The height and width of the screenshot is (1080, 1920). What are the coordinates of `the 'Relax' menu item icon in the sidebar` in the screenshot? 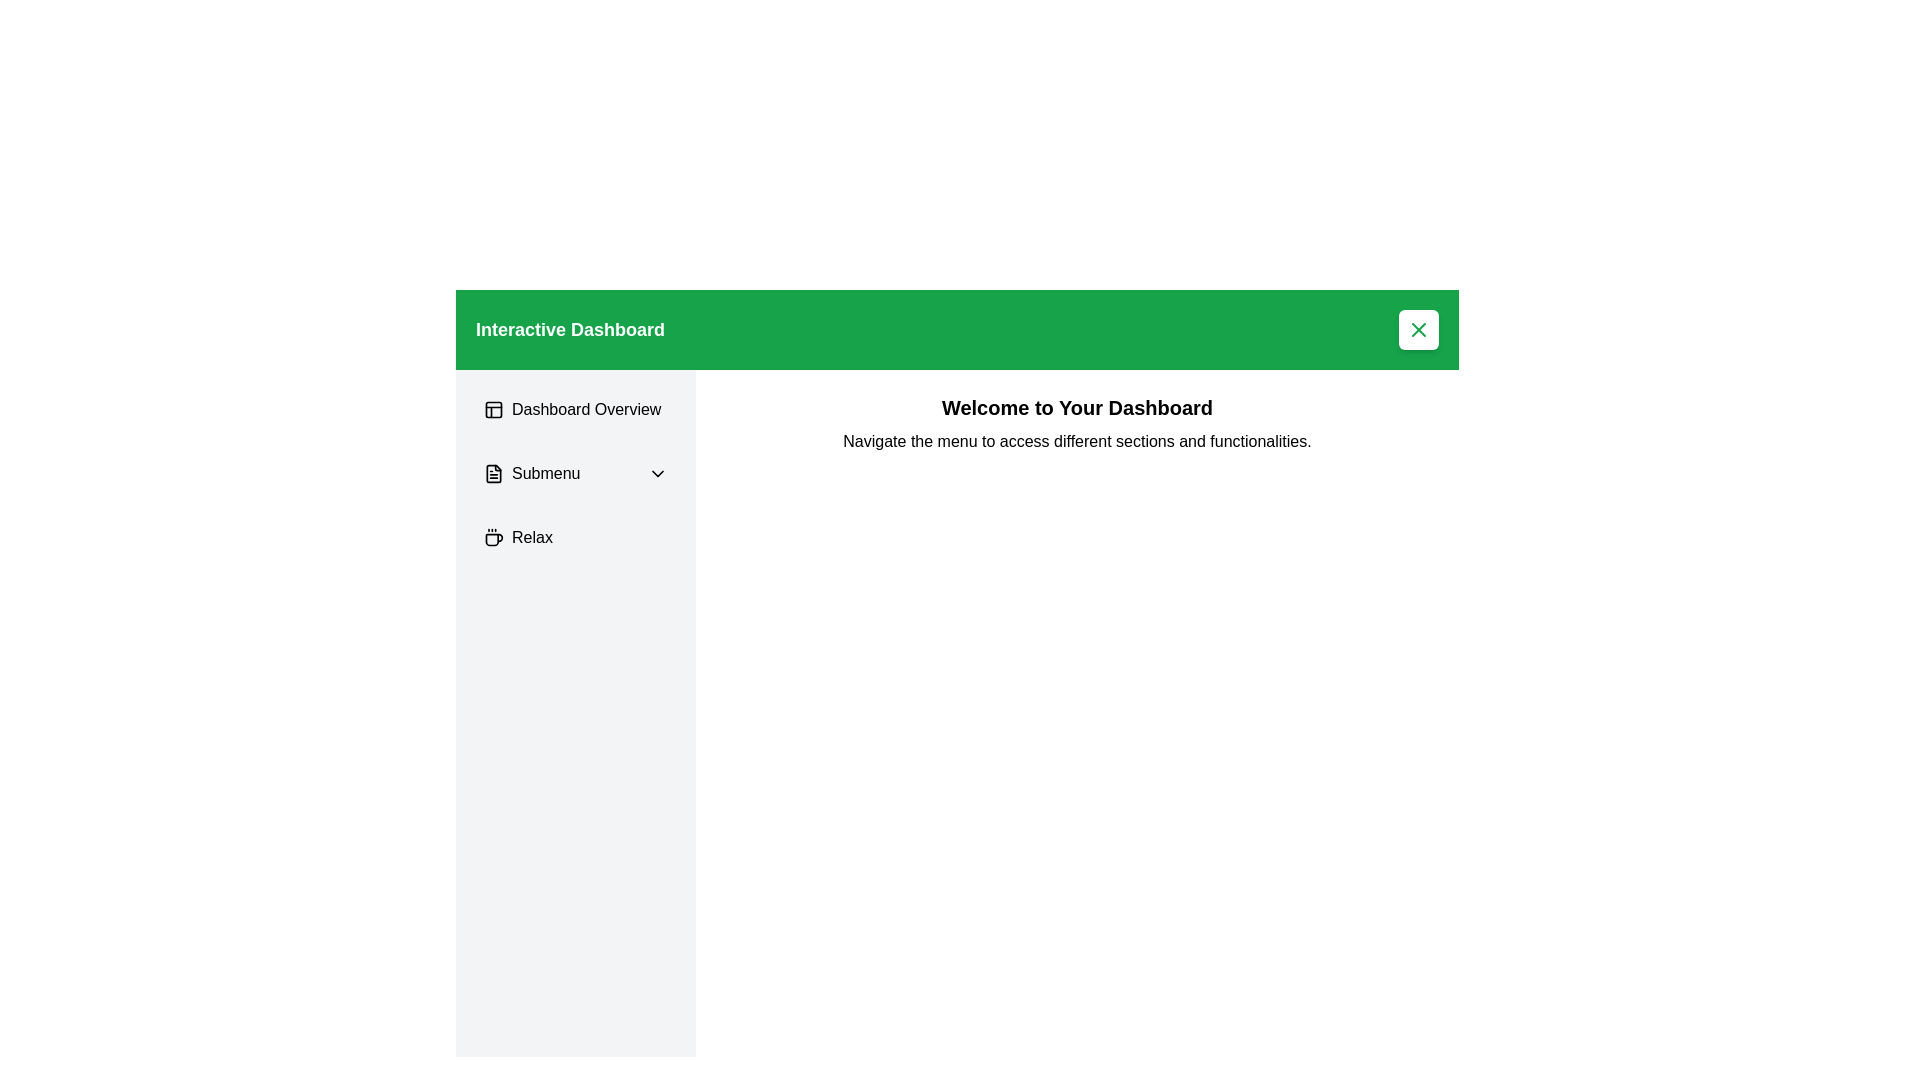 It's located at (494, 536).